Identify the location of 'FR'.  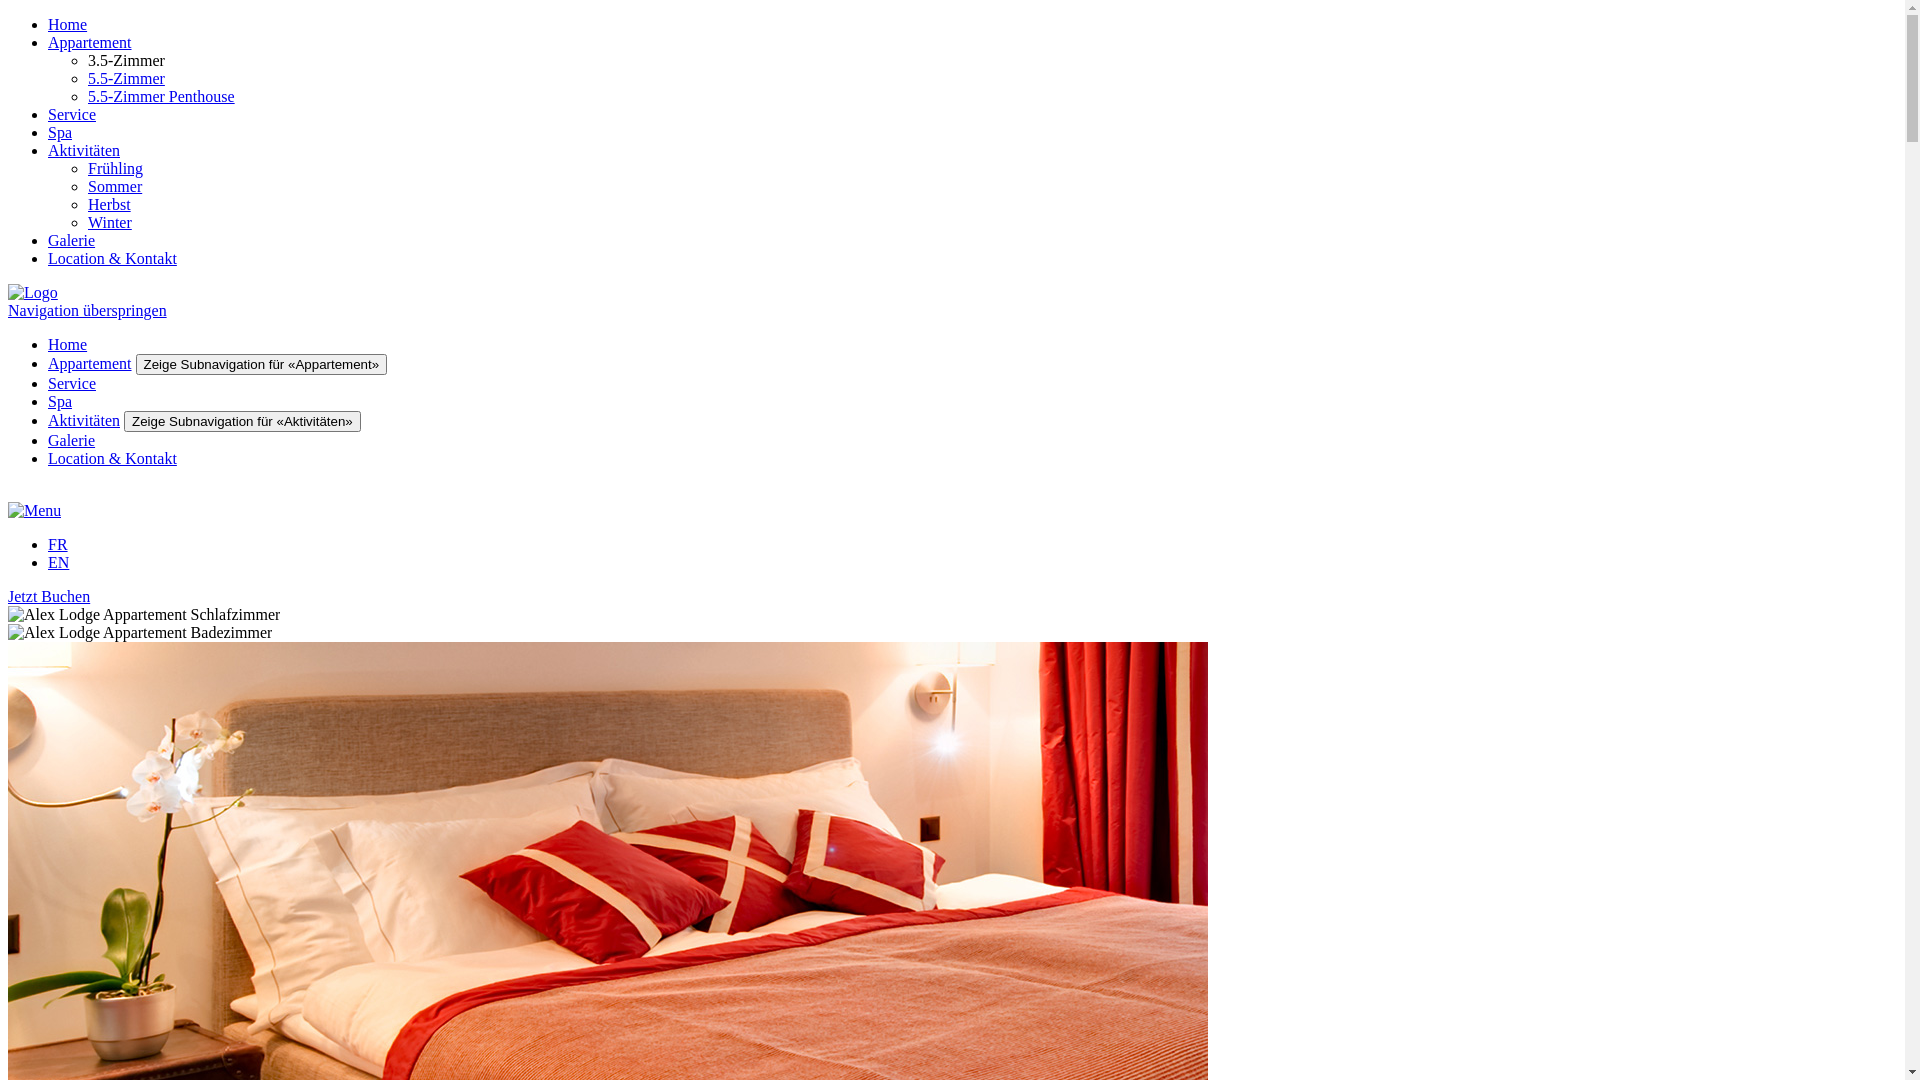
(57, 544).